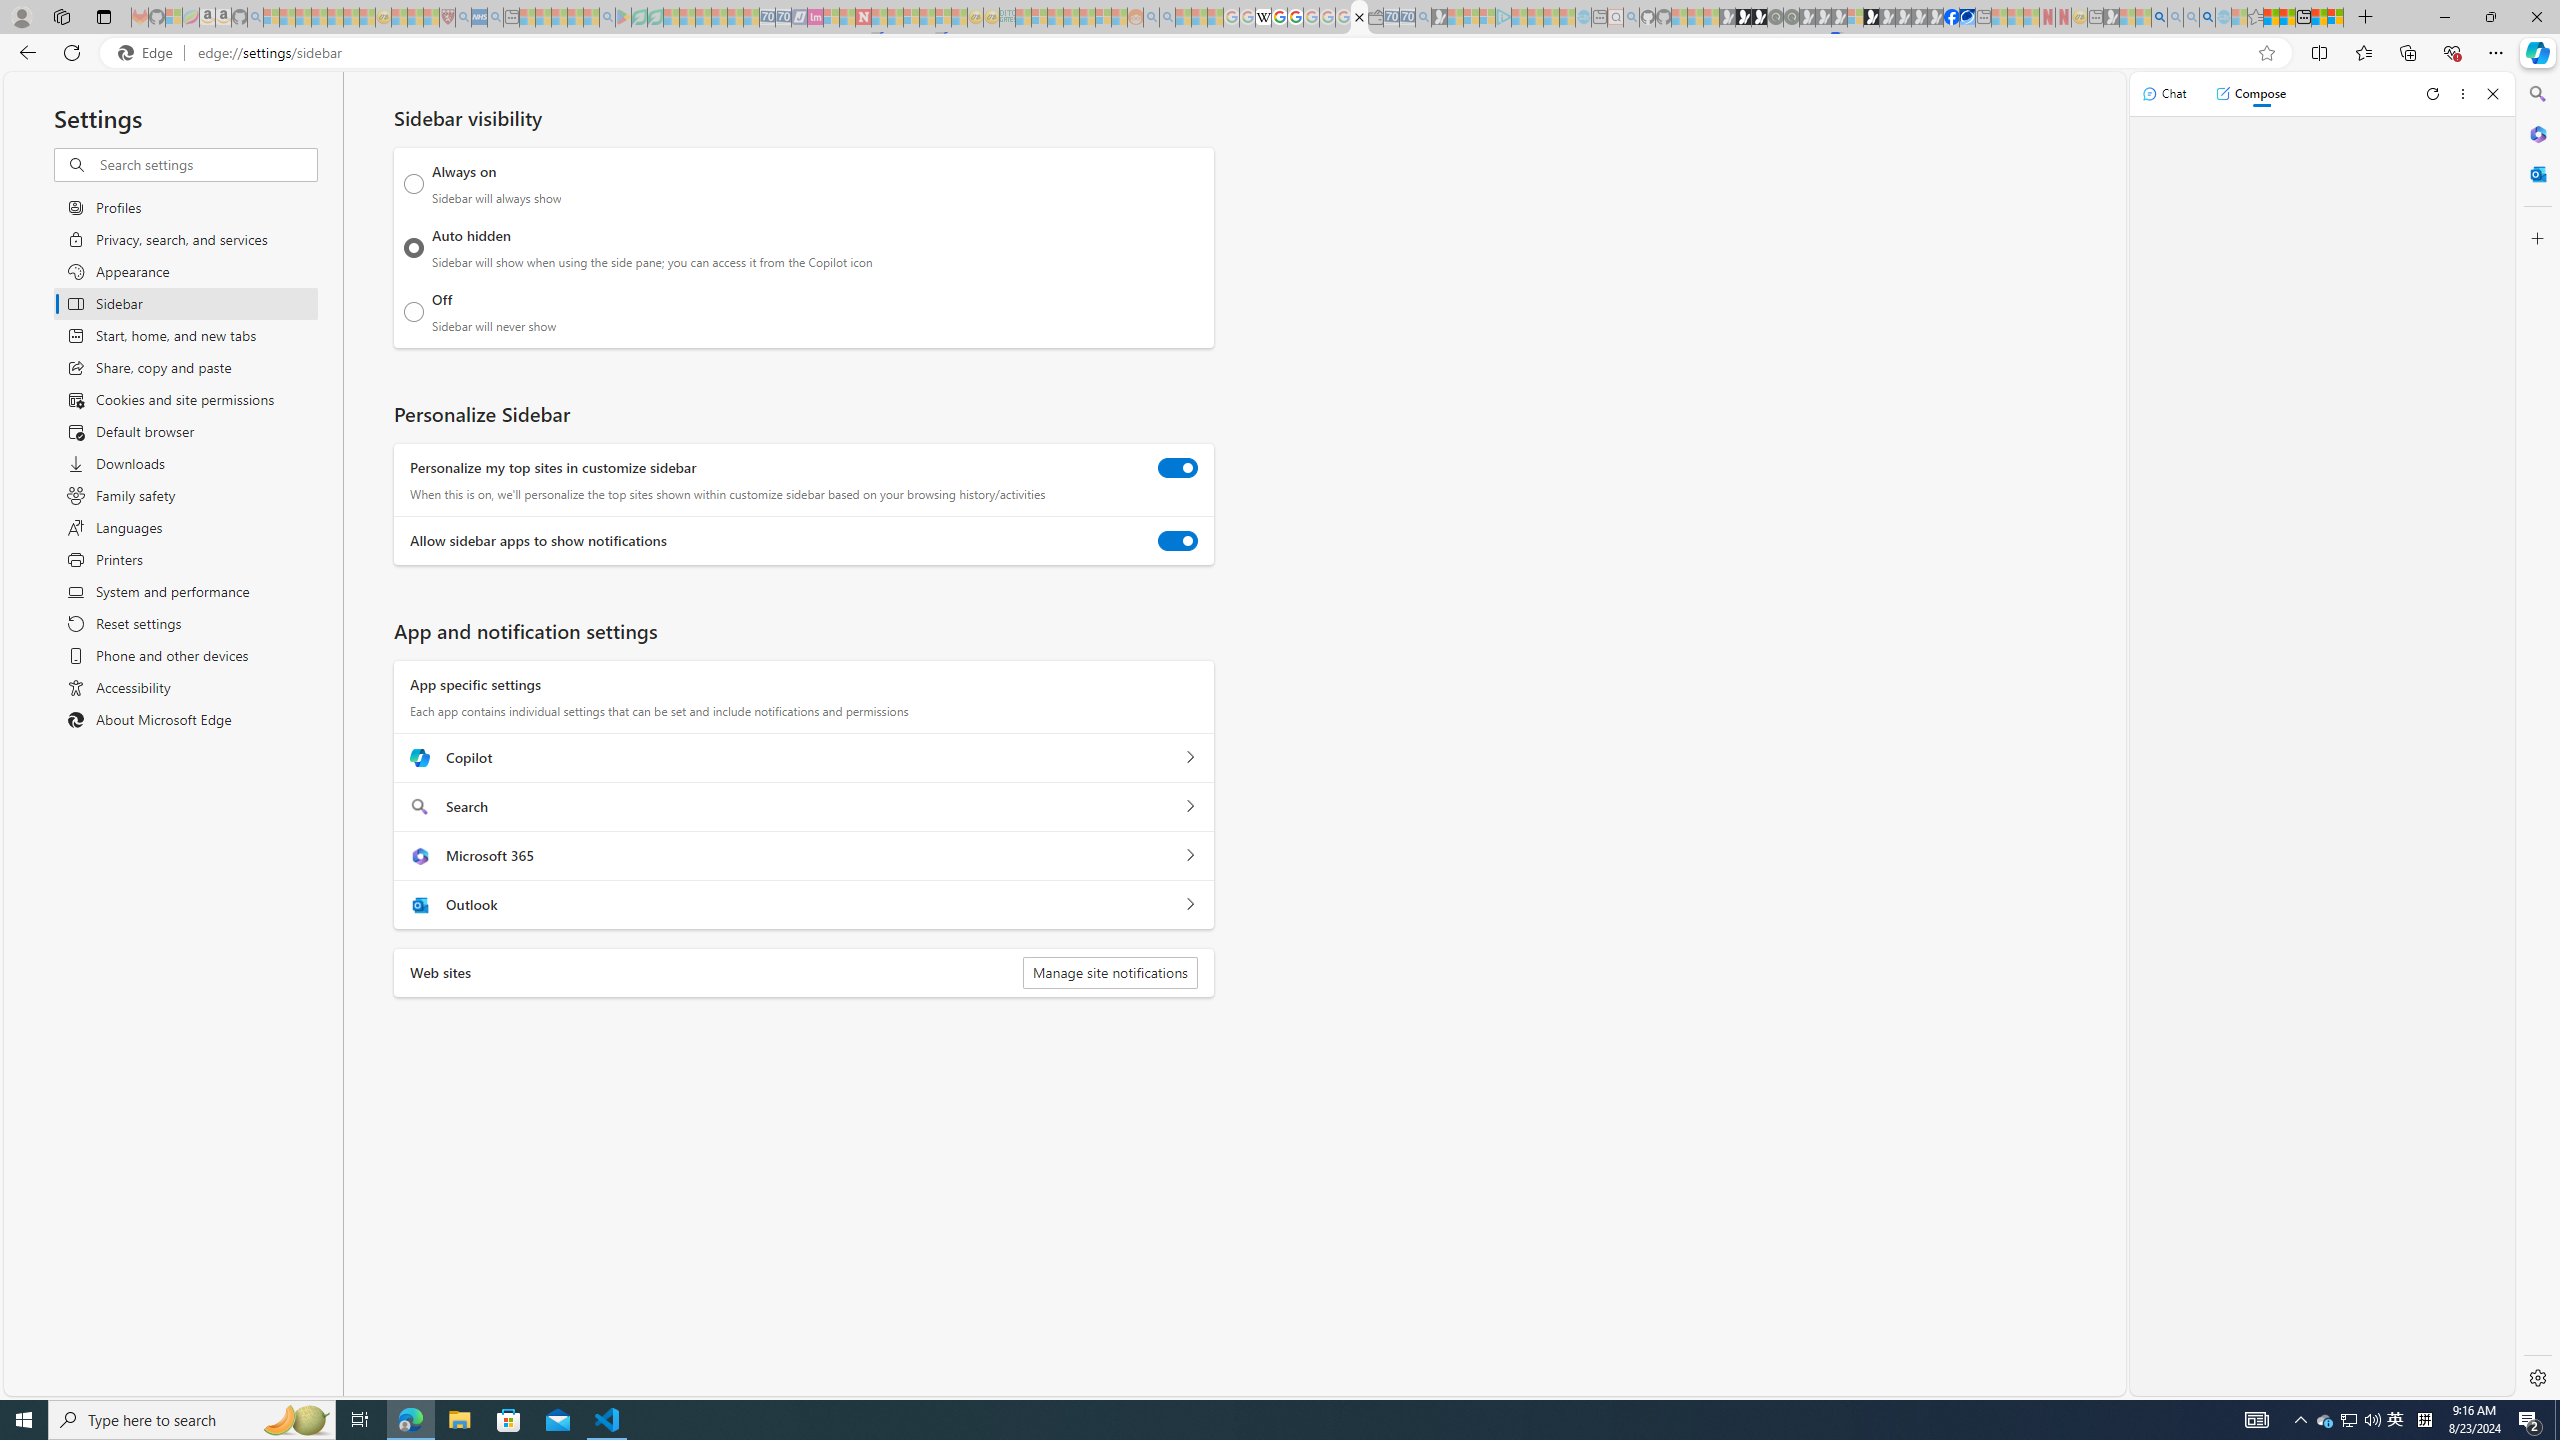  What do you see at coordinates (2208, 16) in the screenshot?
I see `'Google Chrome Internet Browser Download - Search Images'` at bounding box center [2208, 16].